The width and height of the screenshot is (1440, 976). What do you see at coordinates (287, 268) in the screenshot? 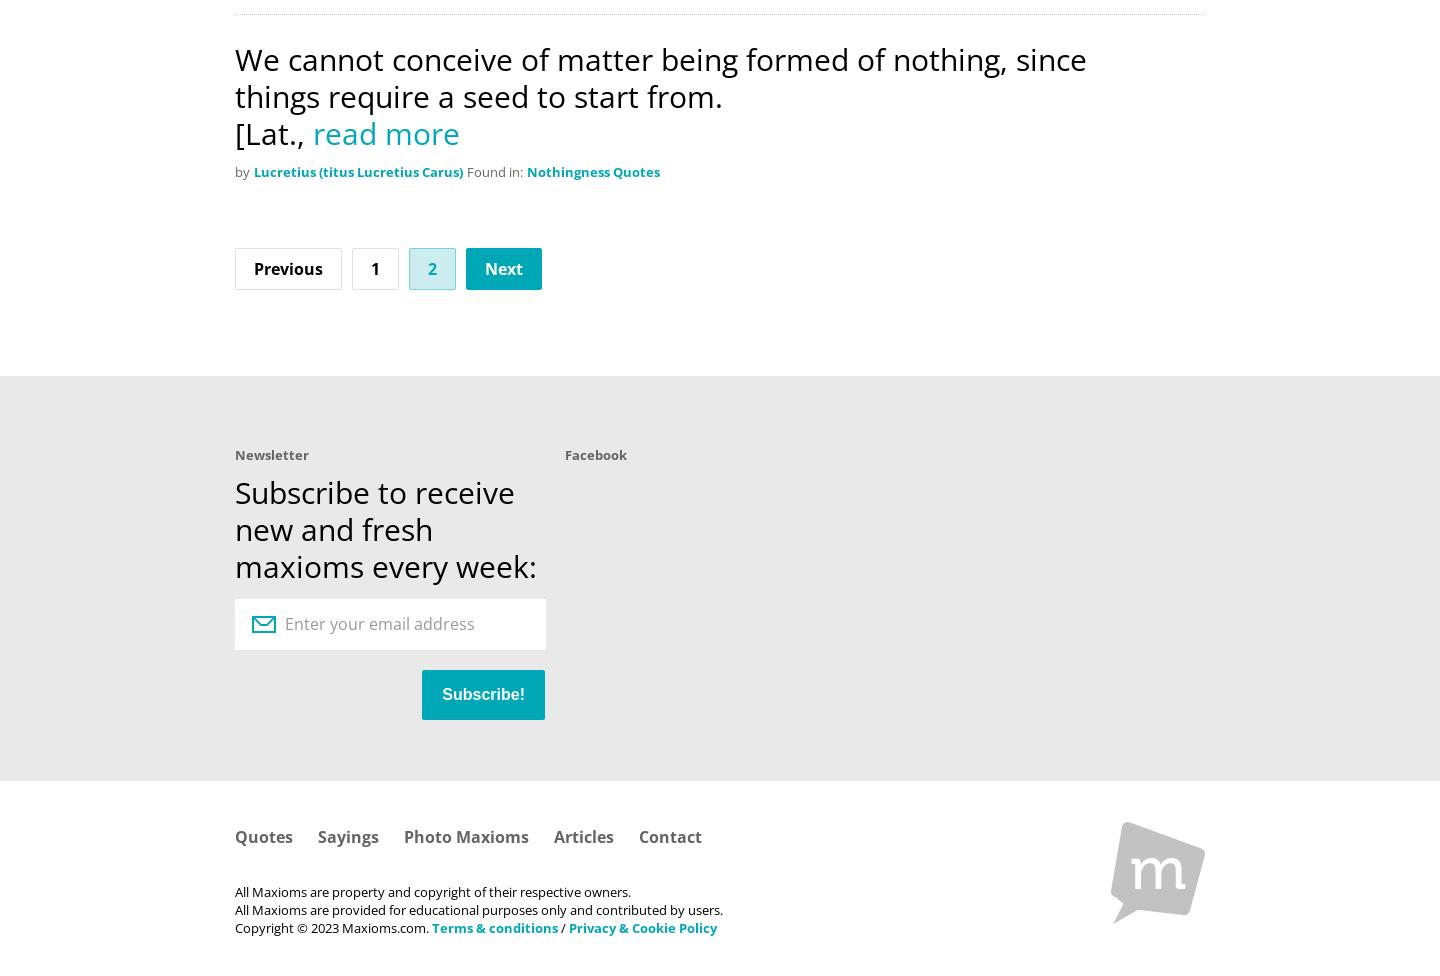
I see `'Previous'` at bounding box center [287, 268].